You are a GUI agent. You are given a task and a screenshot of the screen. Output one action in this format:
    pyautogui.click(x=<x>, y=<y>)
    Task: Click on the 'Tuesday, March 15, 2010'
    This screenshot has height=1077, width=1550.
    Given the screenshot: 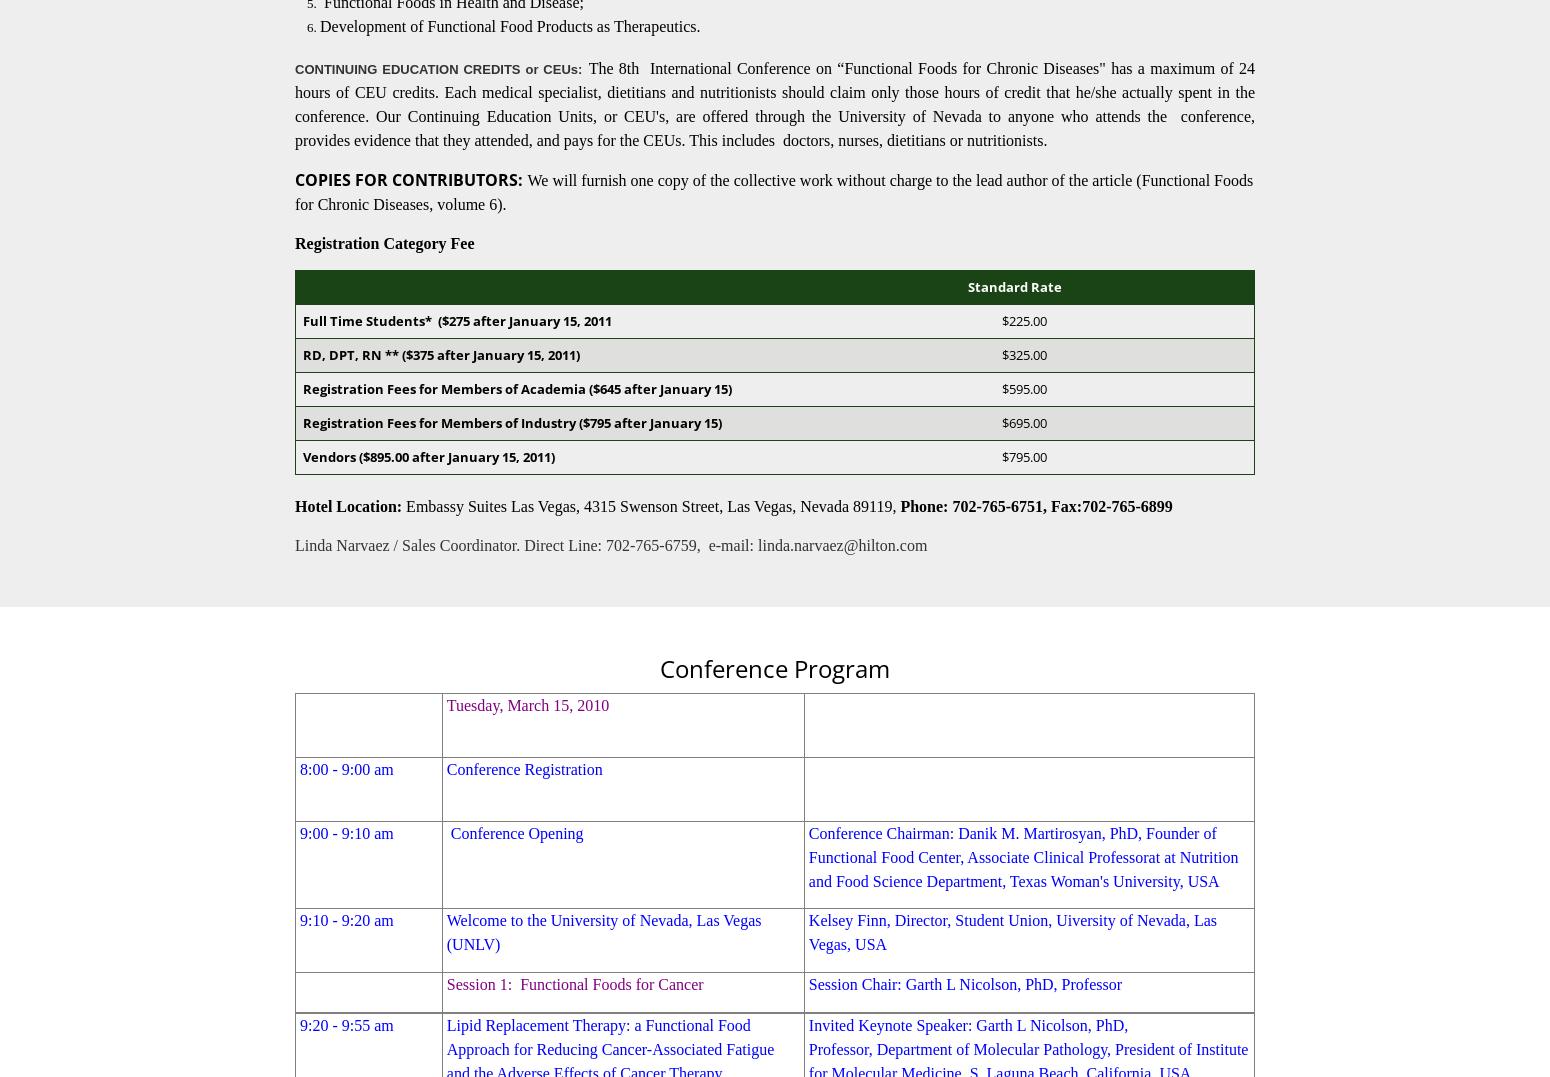 What is the action you would take?
    pyautogui.click(x=526, y=705)
    